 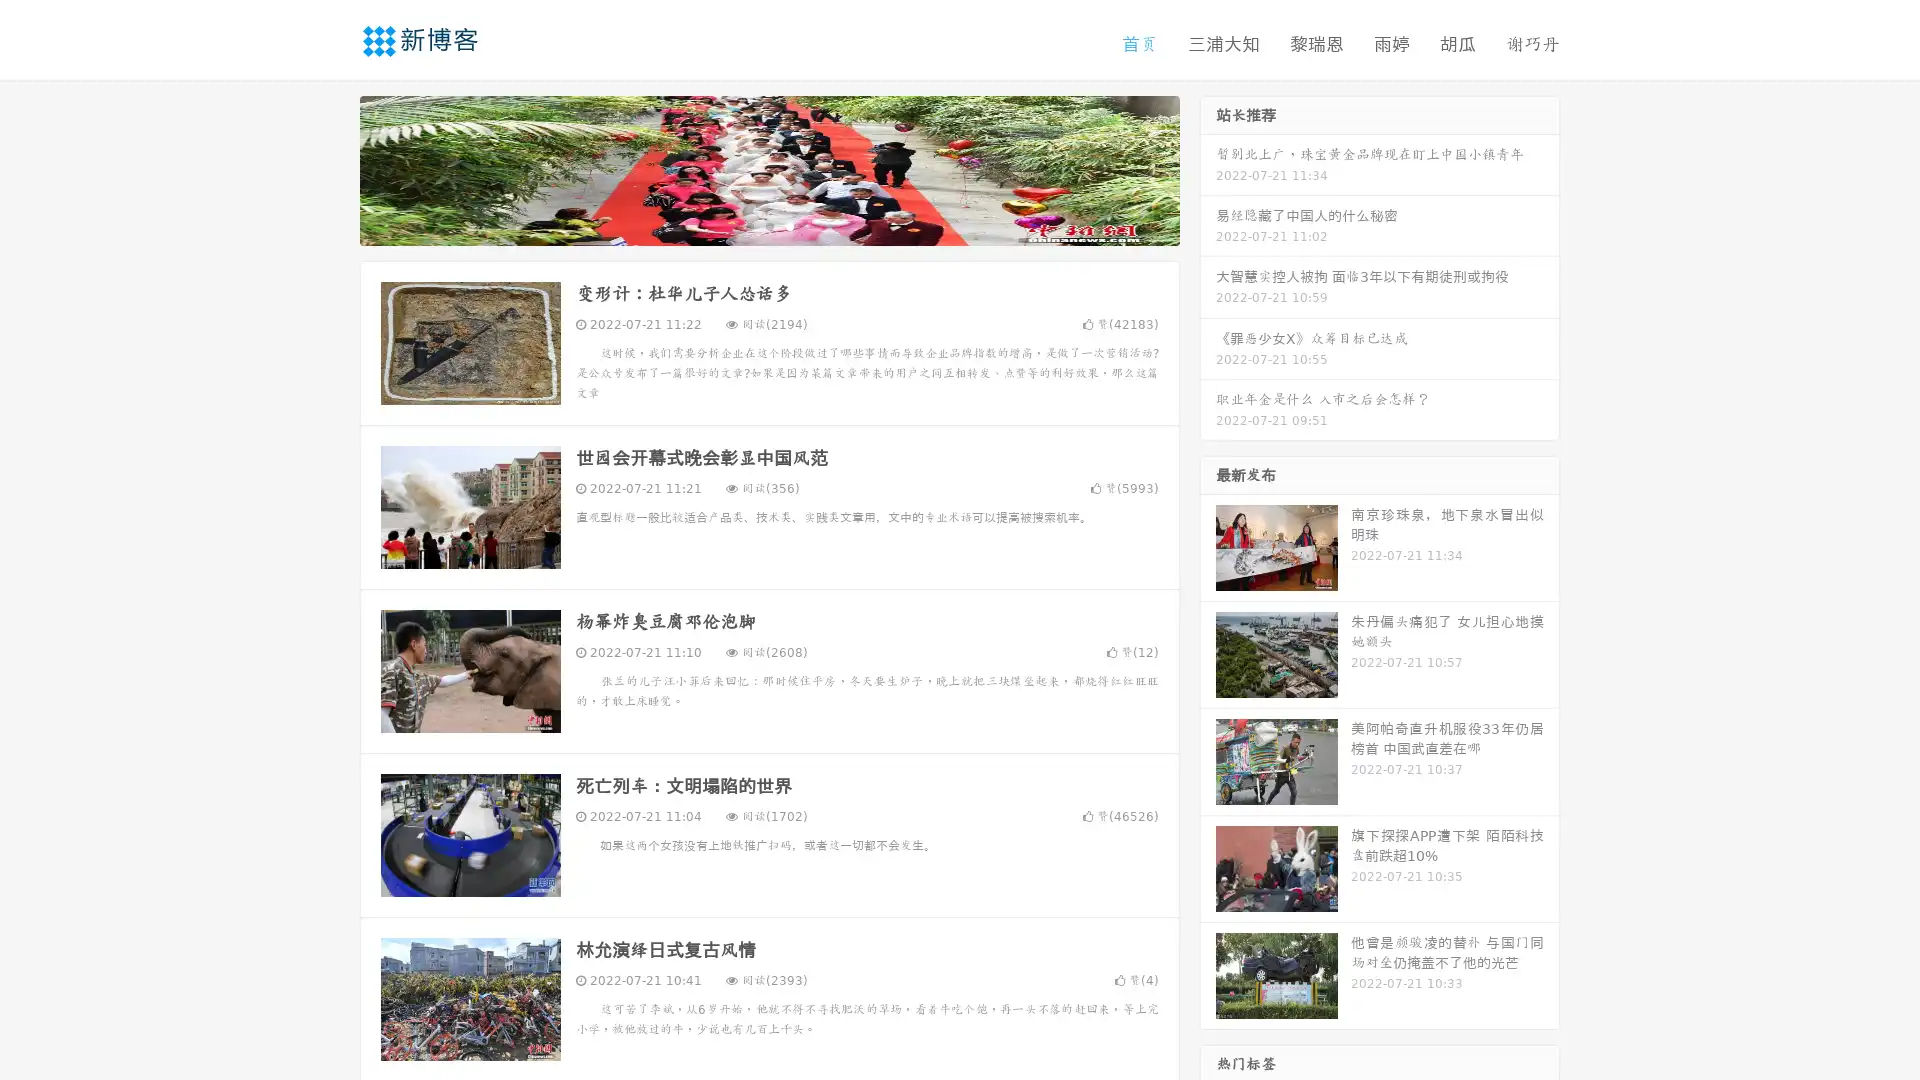 What do you see at coordinates (789, 225) in the screenshot?
I see `Go to slide 3` at bounding box center [789, 225].